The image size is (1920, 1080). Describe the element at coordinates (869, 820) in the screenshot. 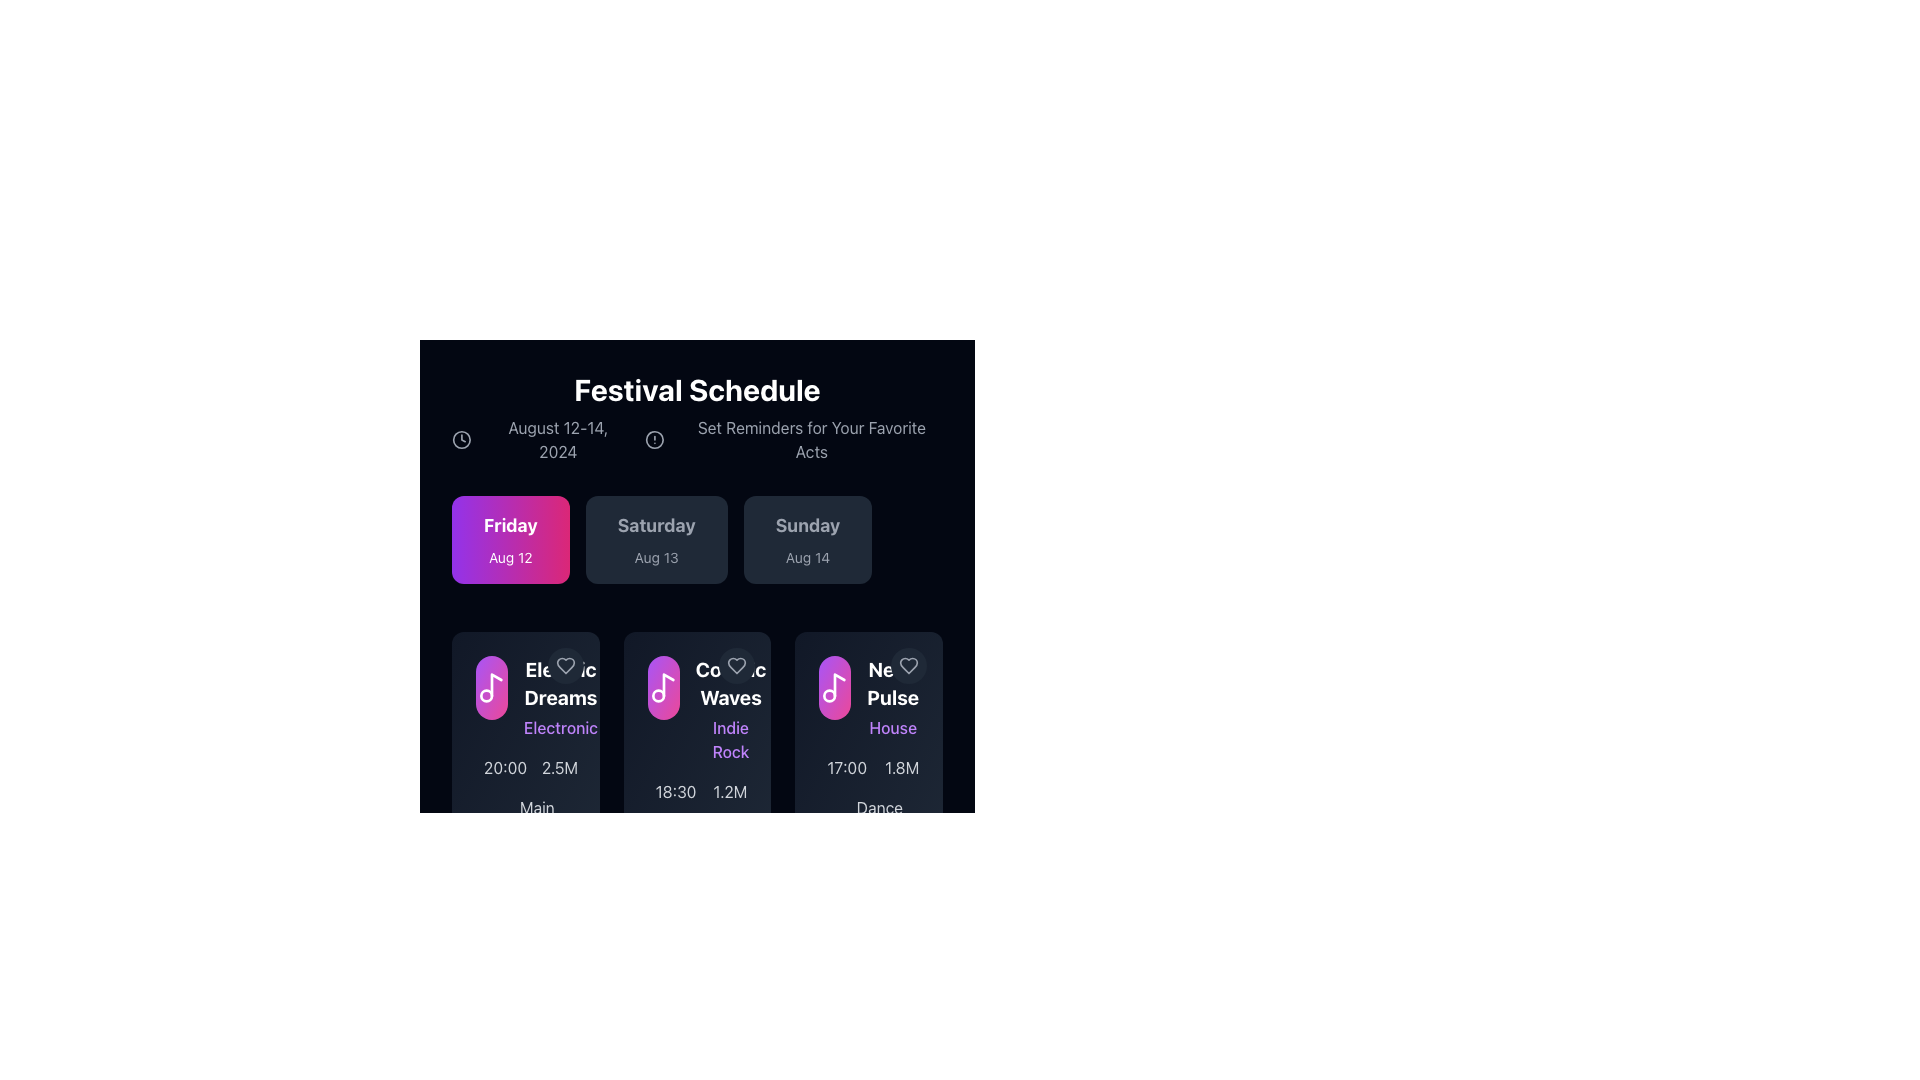

I see `the 'Dance Arena' label which features a pin map icon, located at the bottom section of the event details card against a dark background` at that location.